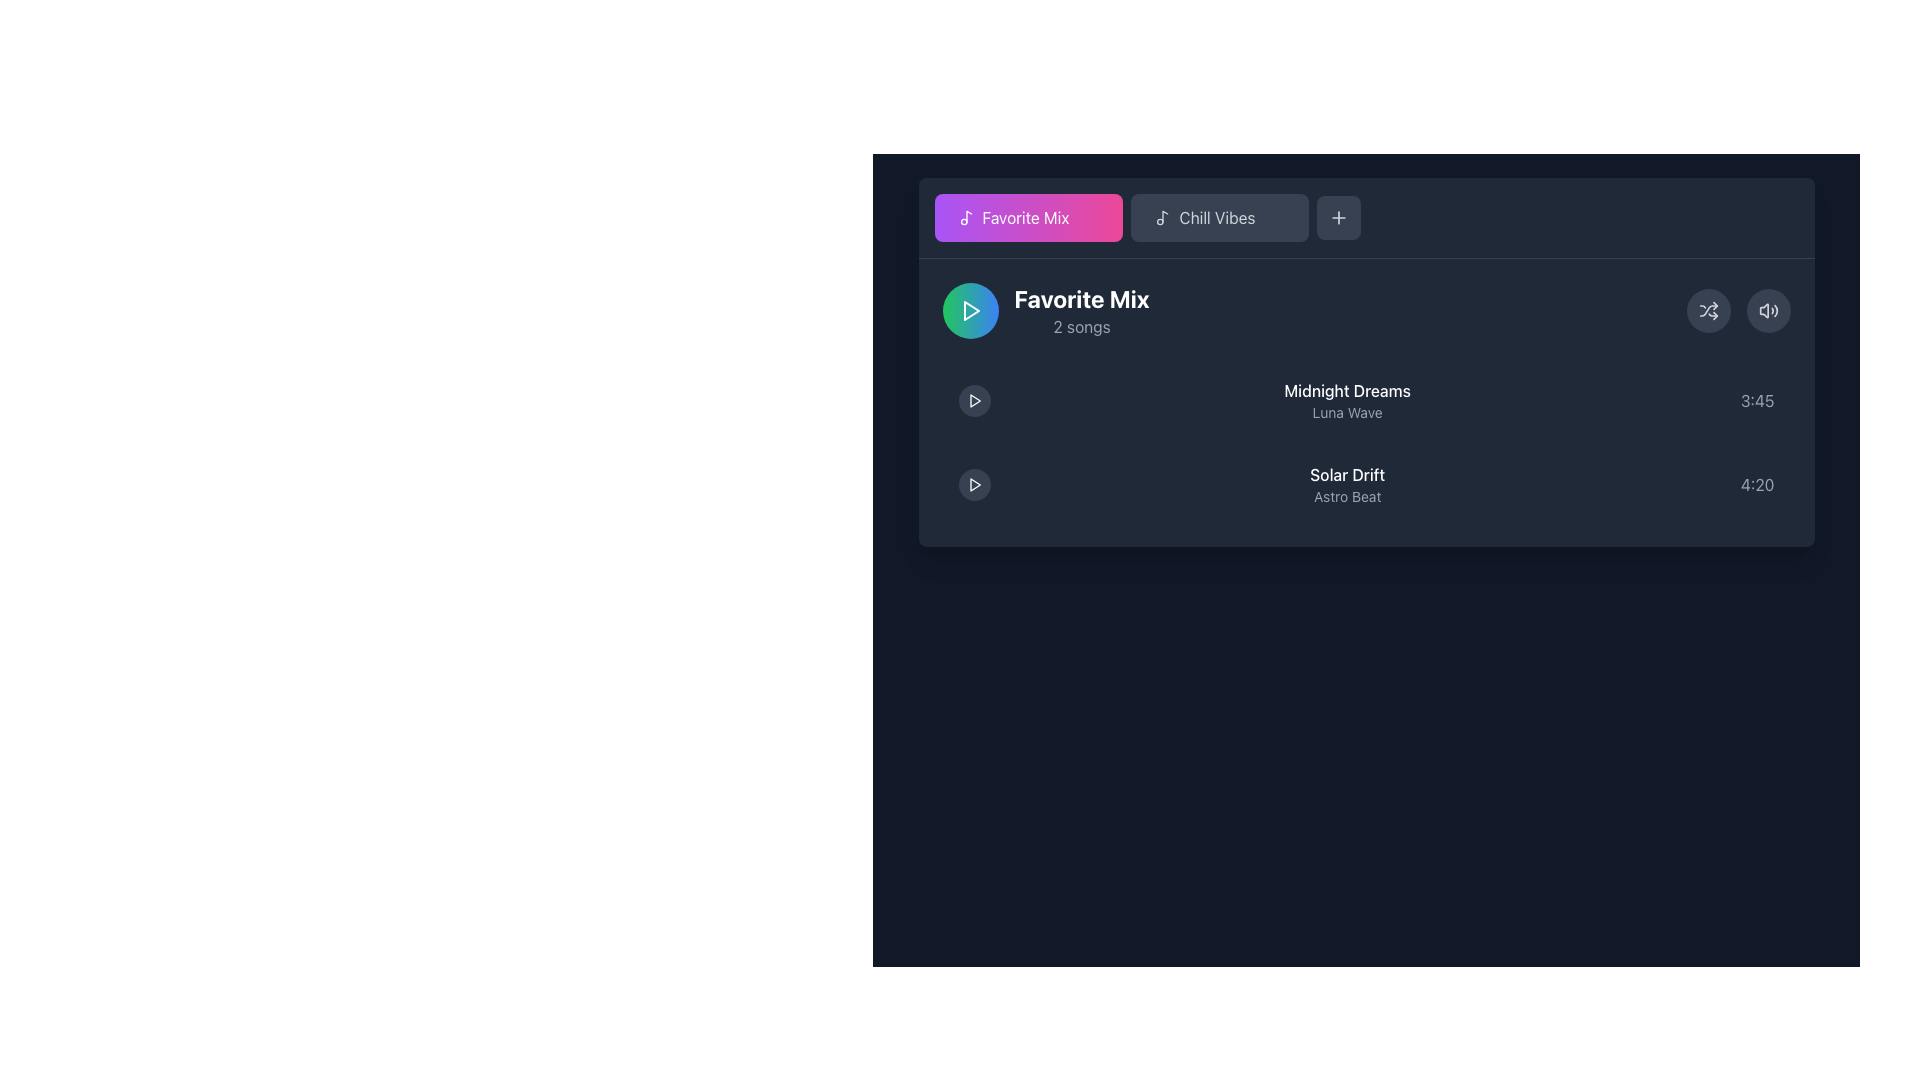 Image resolution: width=1920 pixels, height=1080 pixels. I want to click on the text label displaying '2 songs', which is styled in a smaller gray font and positioned centrally beneath the 'Favorite Mix' text, so click(1081, 326).